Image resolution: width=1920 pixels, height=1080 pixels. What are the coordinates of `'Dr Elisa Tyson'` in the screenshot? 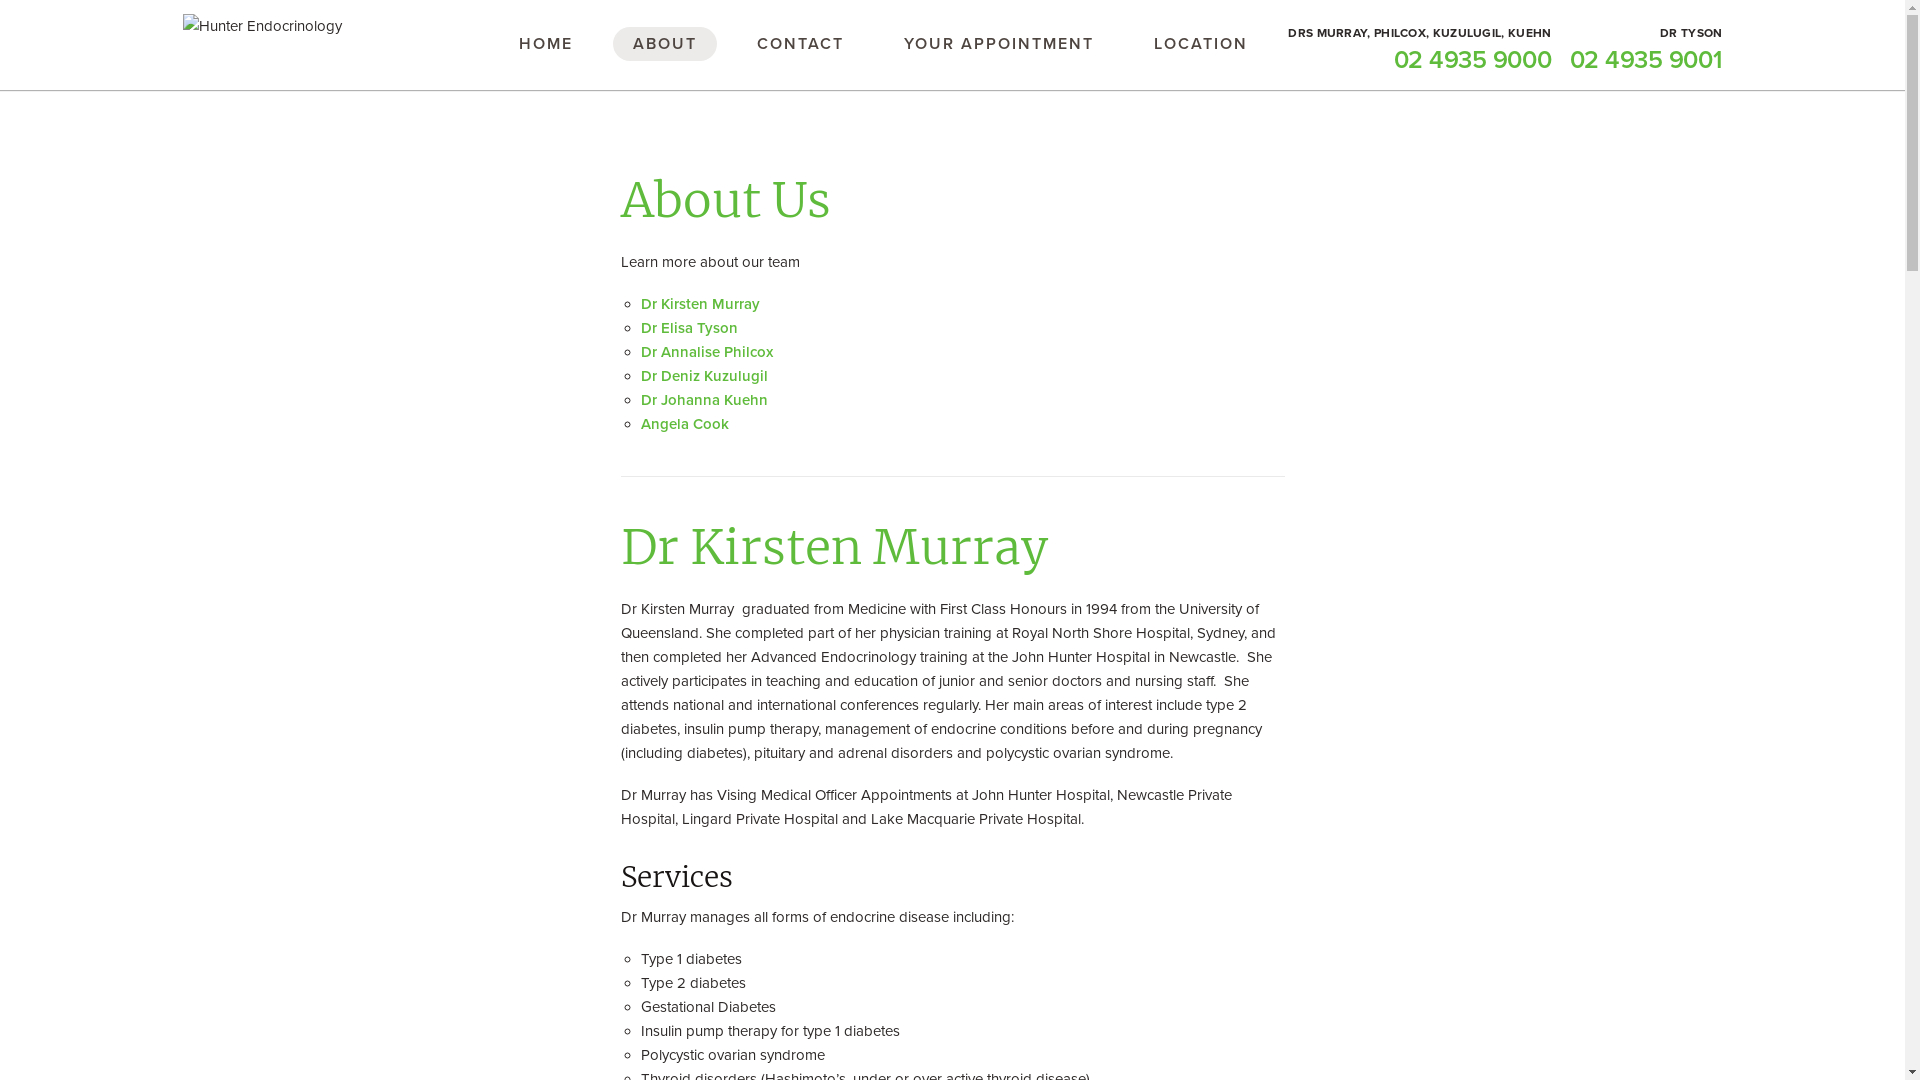 It's located at (688, 326).